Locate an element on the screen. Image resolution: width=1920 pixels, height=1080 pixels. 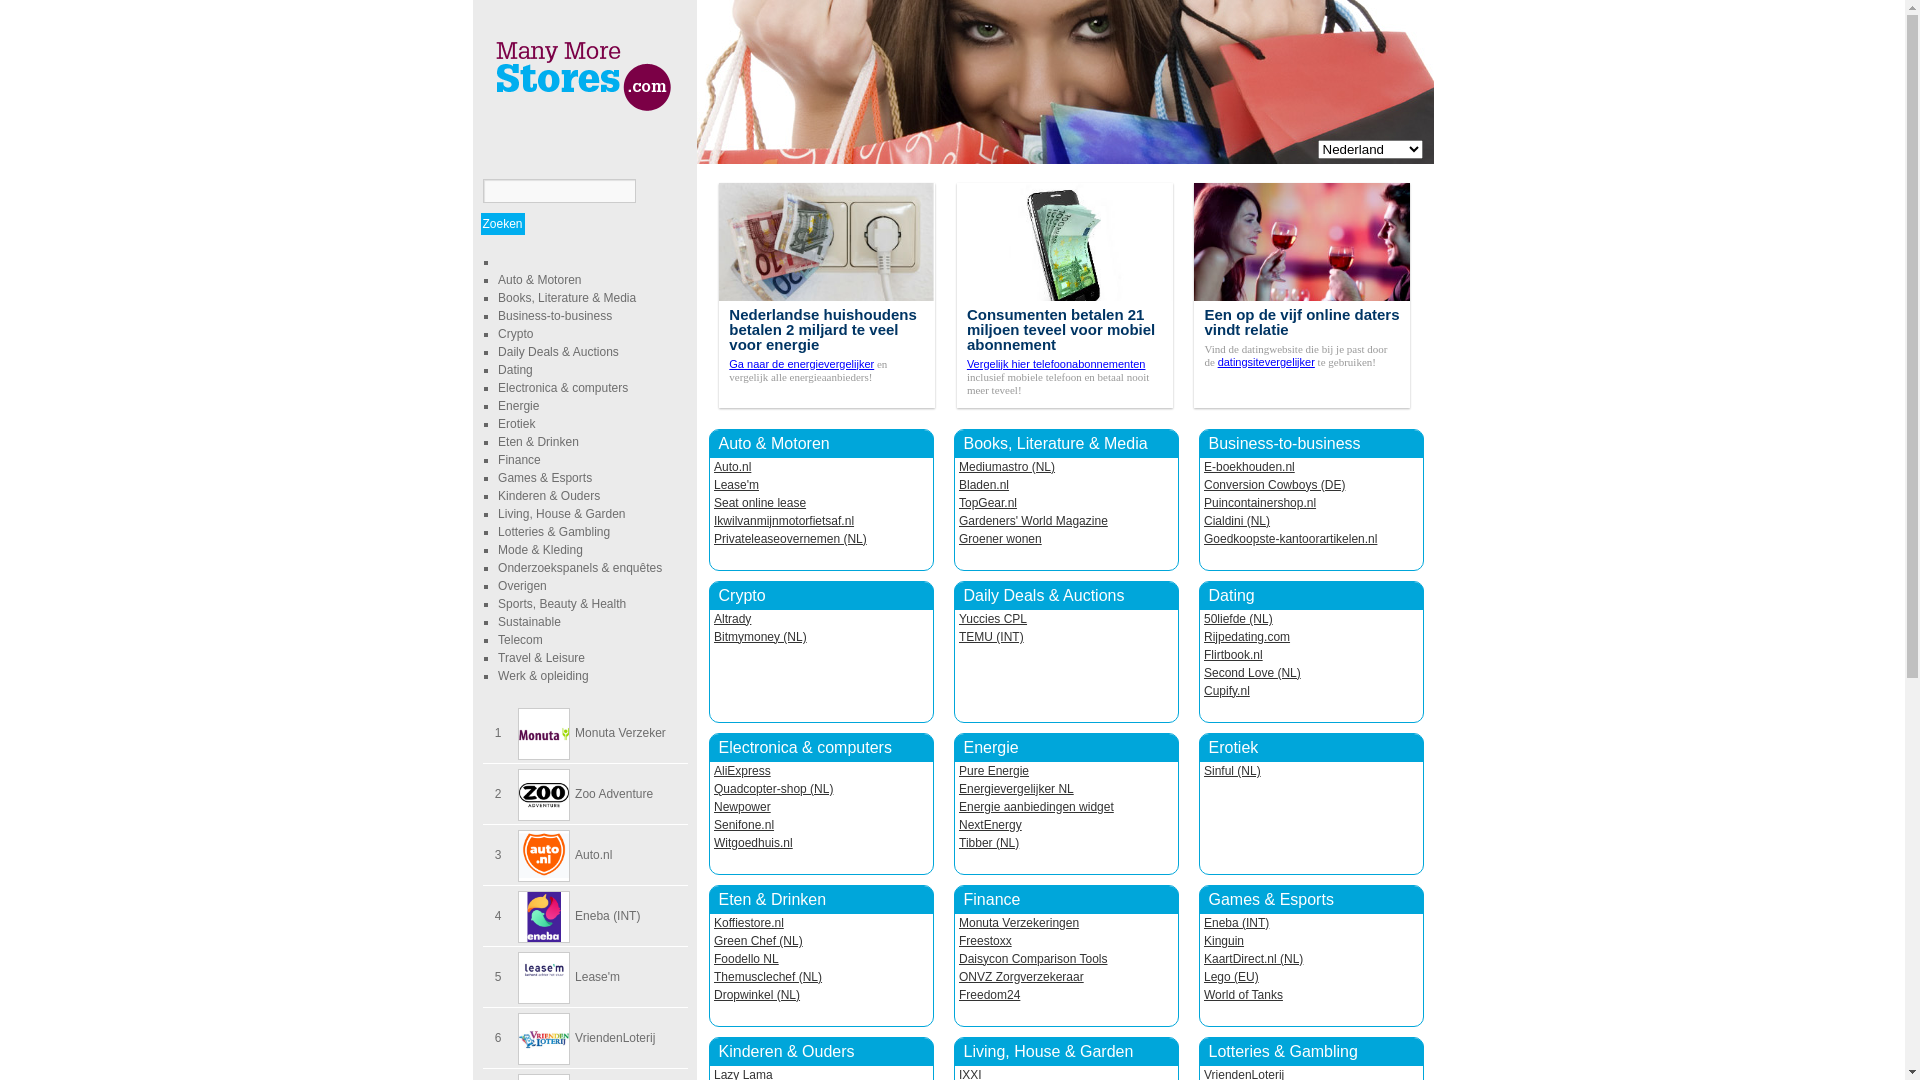
'Freedom24' is located at coordinates (989, 995).